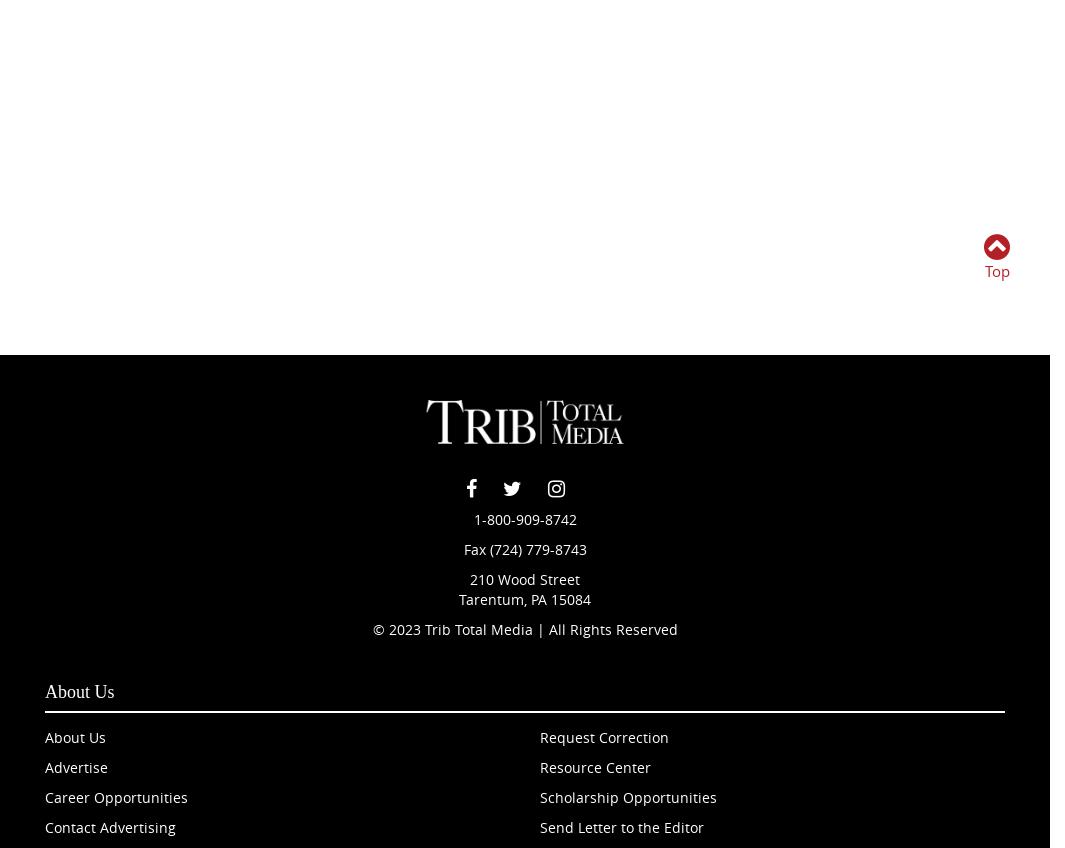 This screenshot has height=848, width=1065. I want to click on 'Request Correction', so click(604, 736).